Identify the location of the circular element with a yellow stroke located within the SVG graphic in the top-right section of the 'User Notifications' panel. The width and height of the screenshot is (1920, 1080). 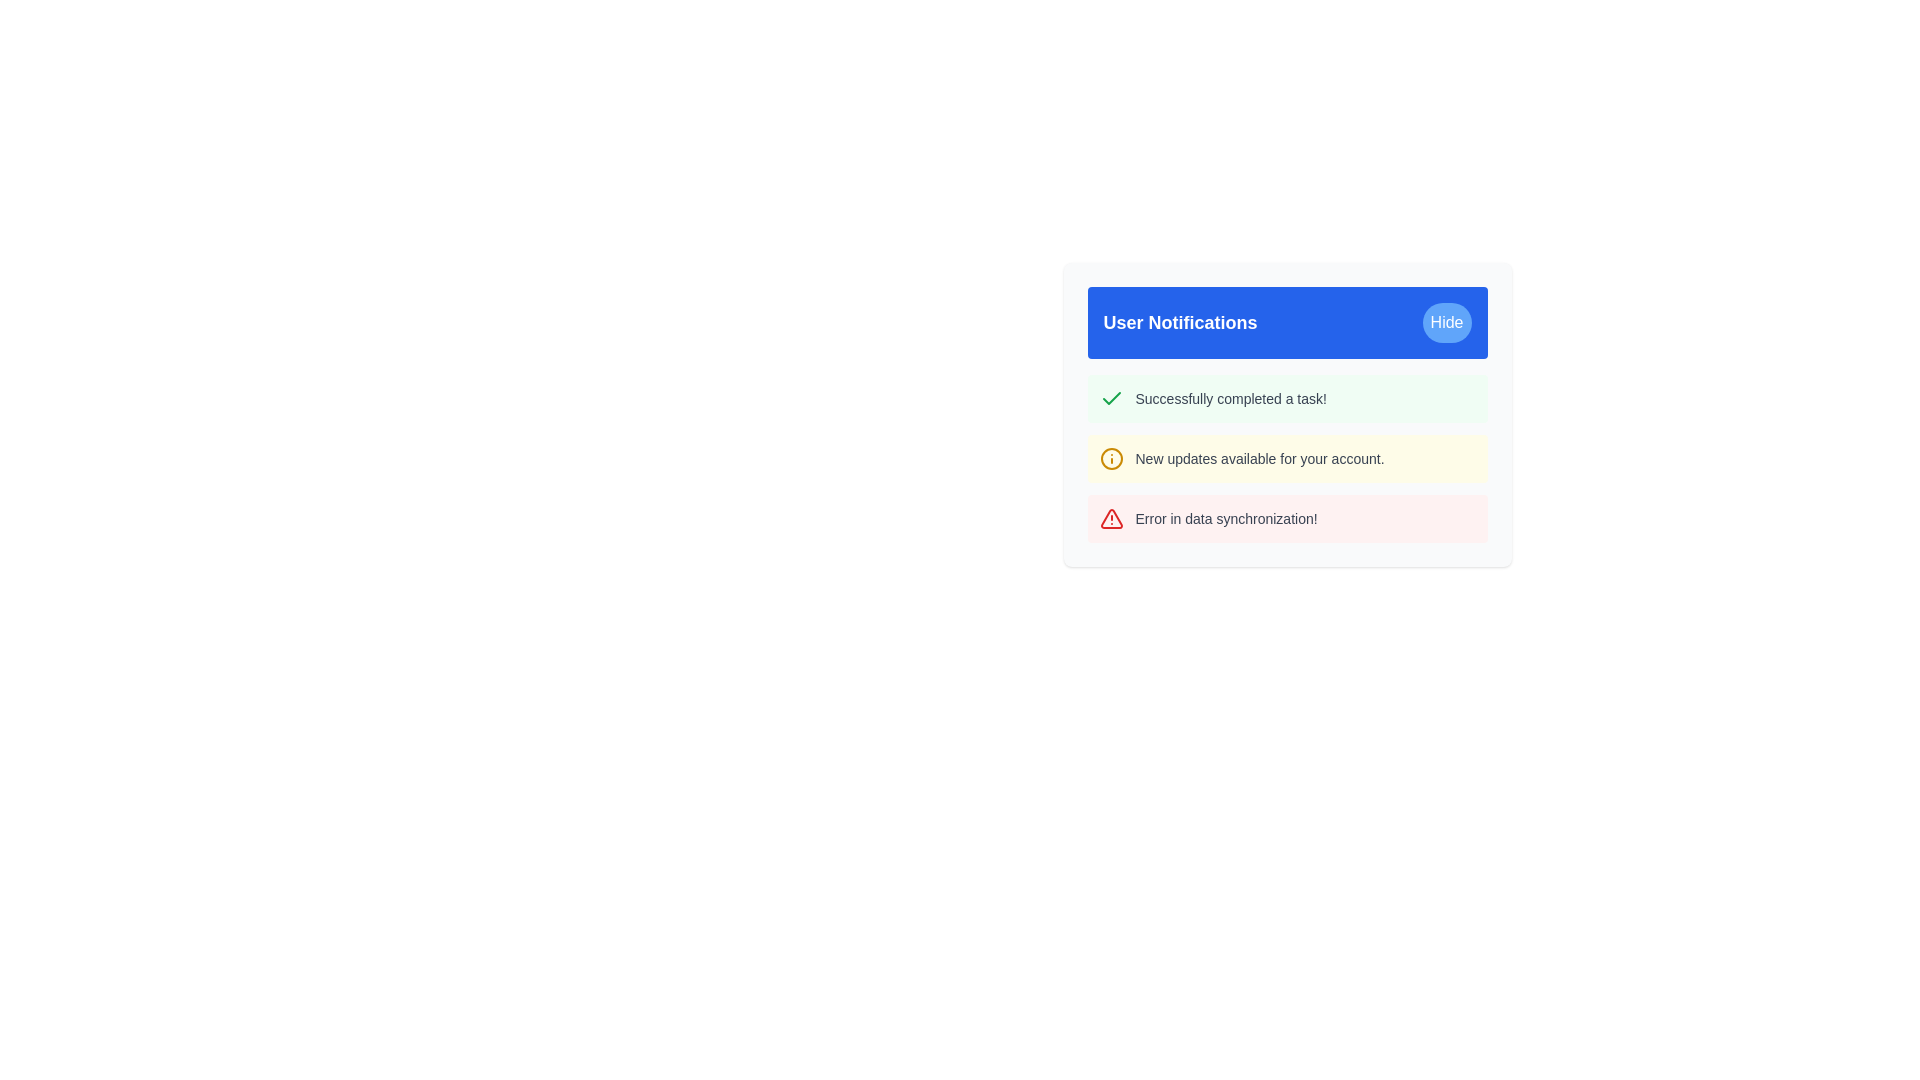
(1110, 459).